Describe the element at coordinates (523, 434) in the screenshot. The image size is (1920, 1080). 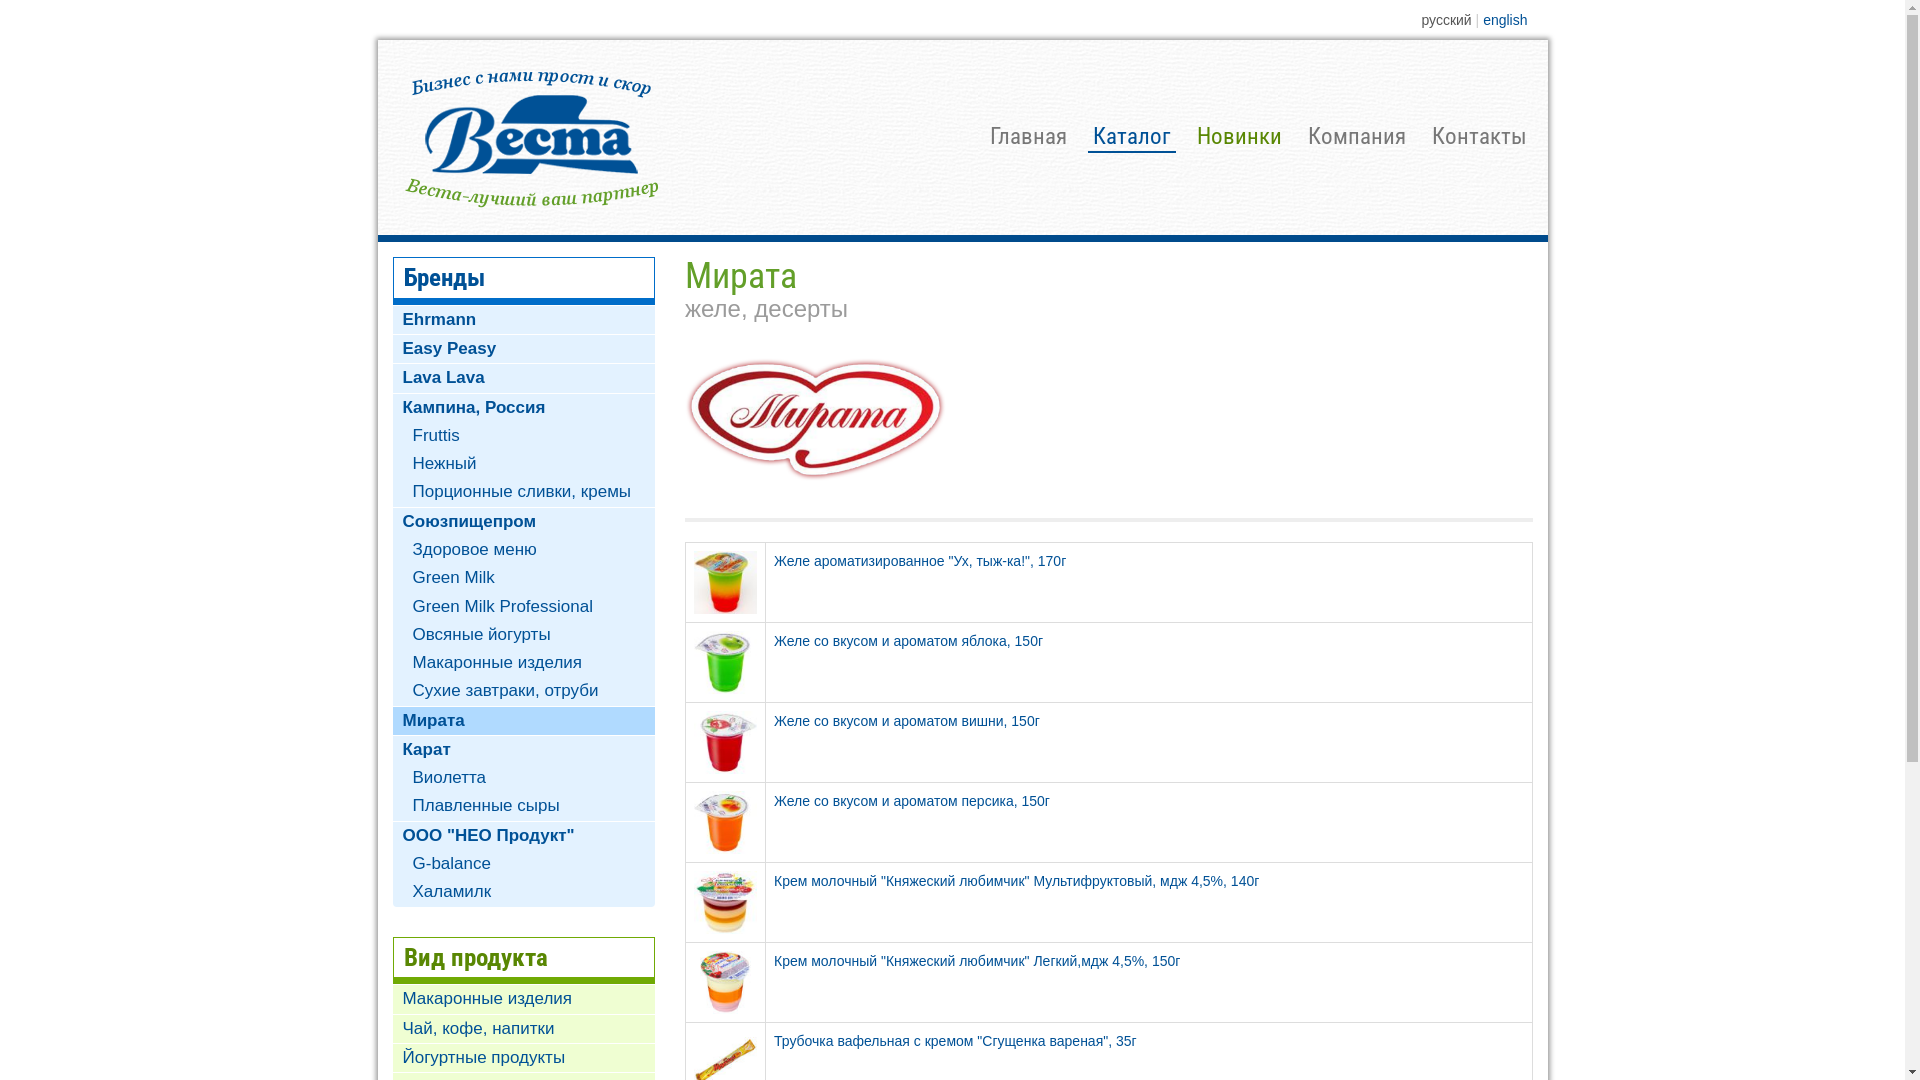
I see `'Fruttis'` at that location.